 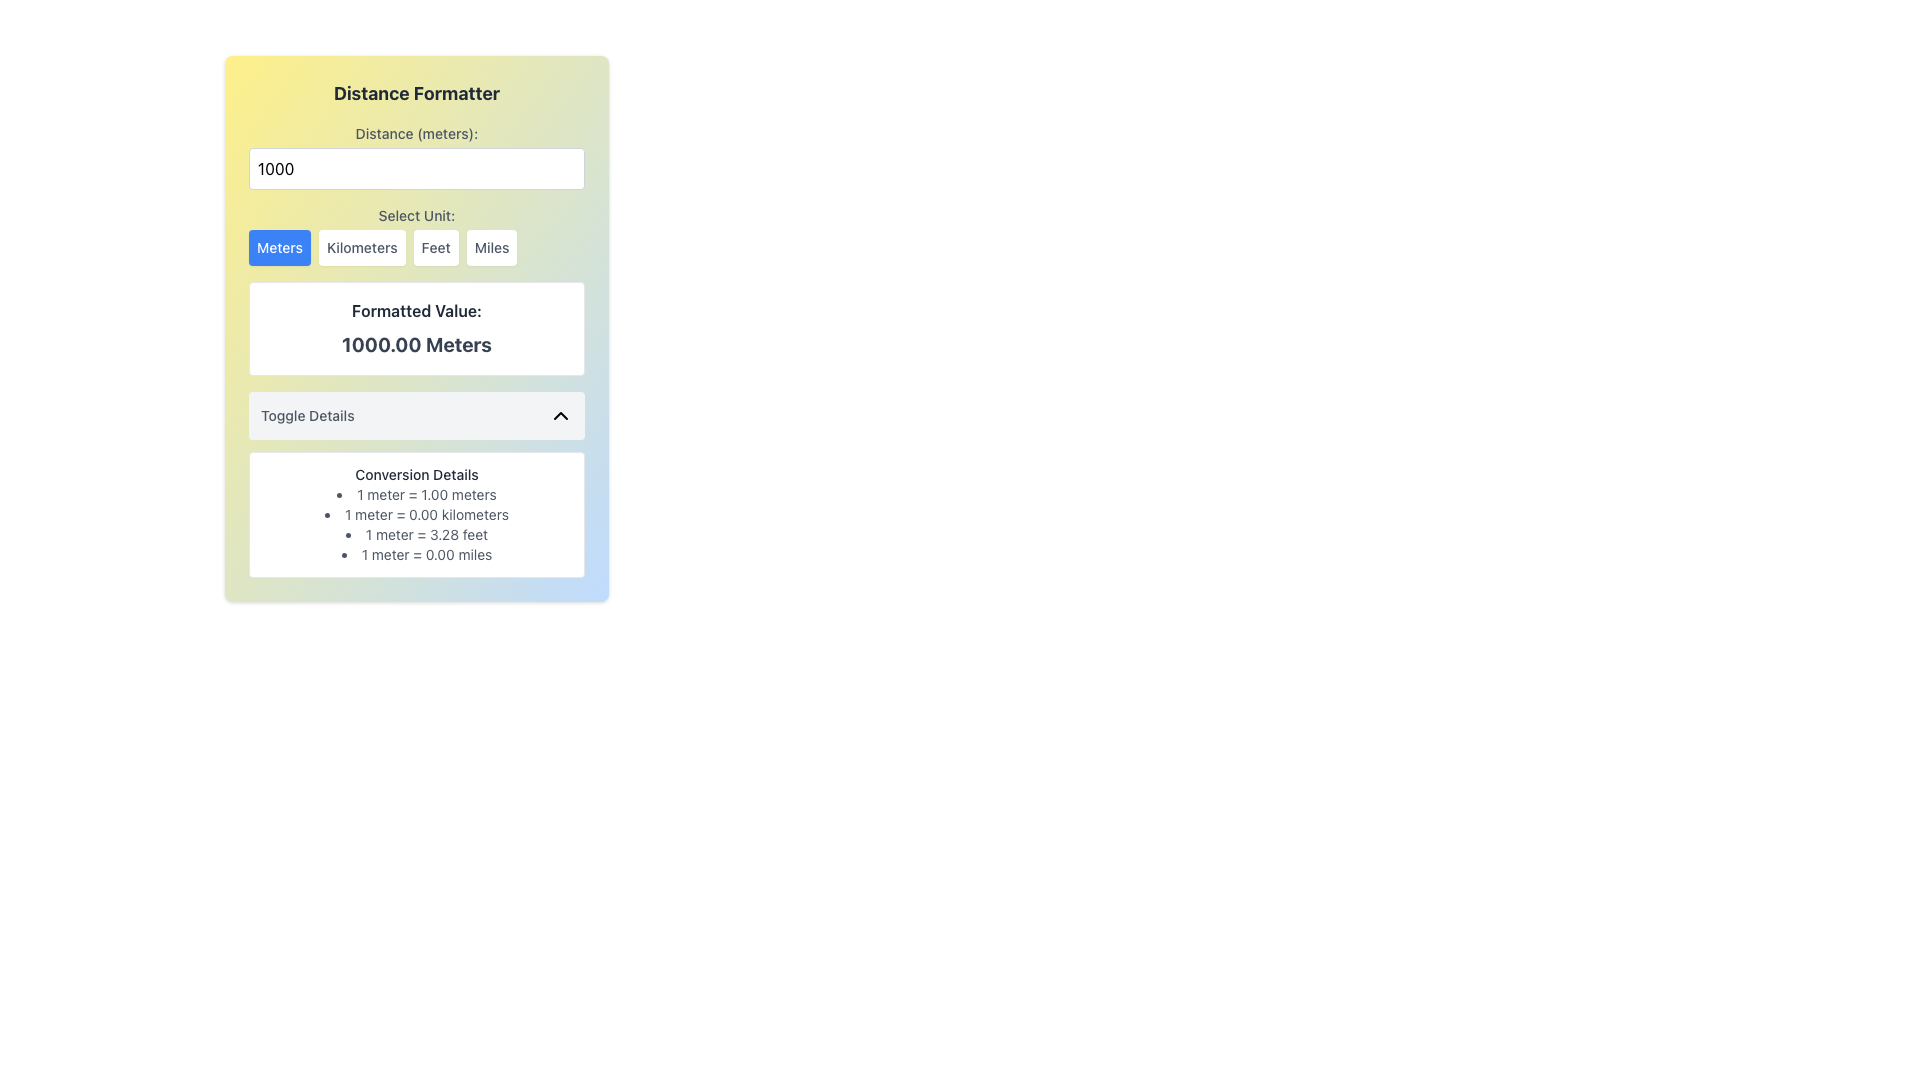 What do you see at coordinates (416, 534) in the screenshot?
I see `the text element displaying '1 meter = 3.28 feet', which is the third item in a bullet-pointed list of conversion details` at bounding box center [416, 534].